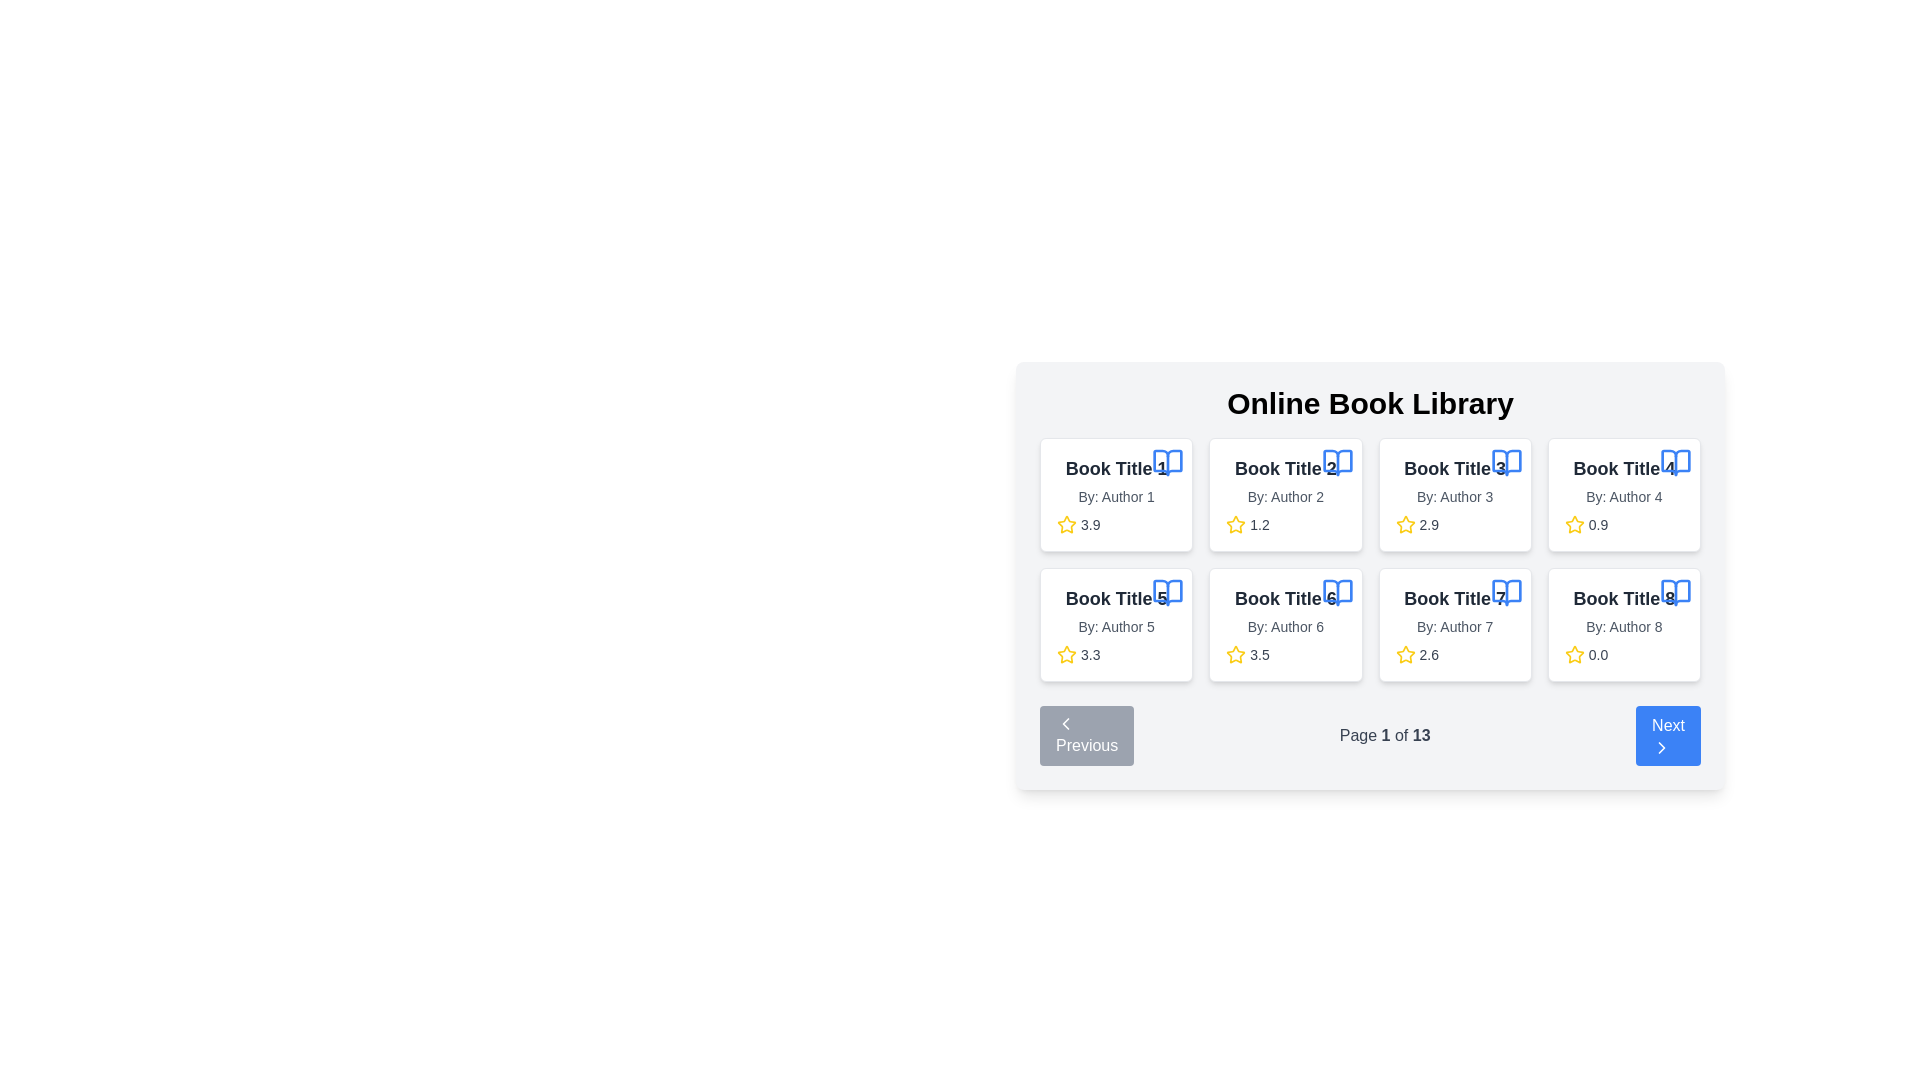 This screenshot has width=1920, height=1080. What do you see at coordinates (1086, 736) in the screenshot?
I see `the blue rectangular button with rounded corners labeled 'Previous', which is located at the bottom-left corner of the page navigation section` at bounding box center [1086, 736].